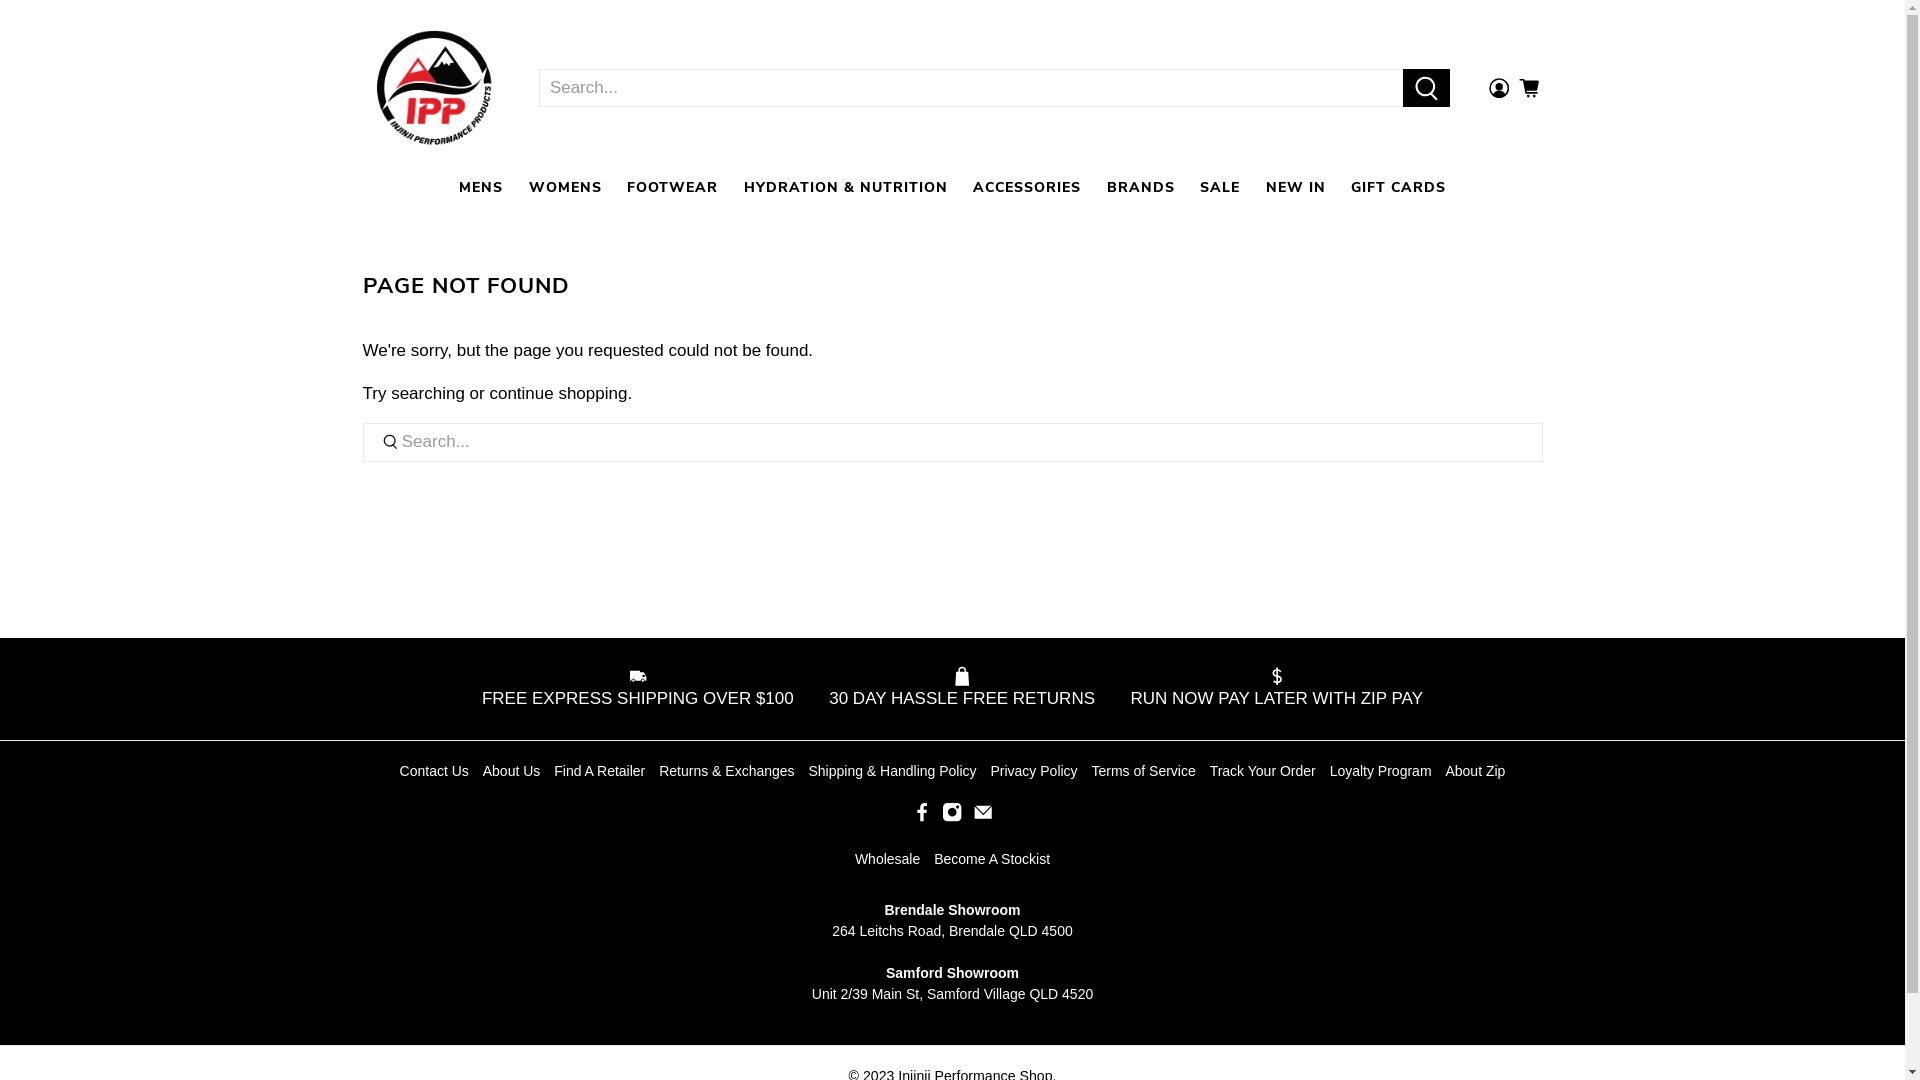 Image resolution: width=1920 pixels, height=1080 pixels. Describe the element at coordinates (557, 393) in the screenshot. I see `'continue shopping'` at that location.